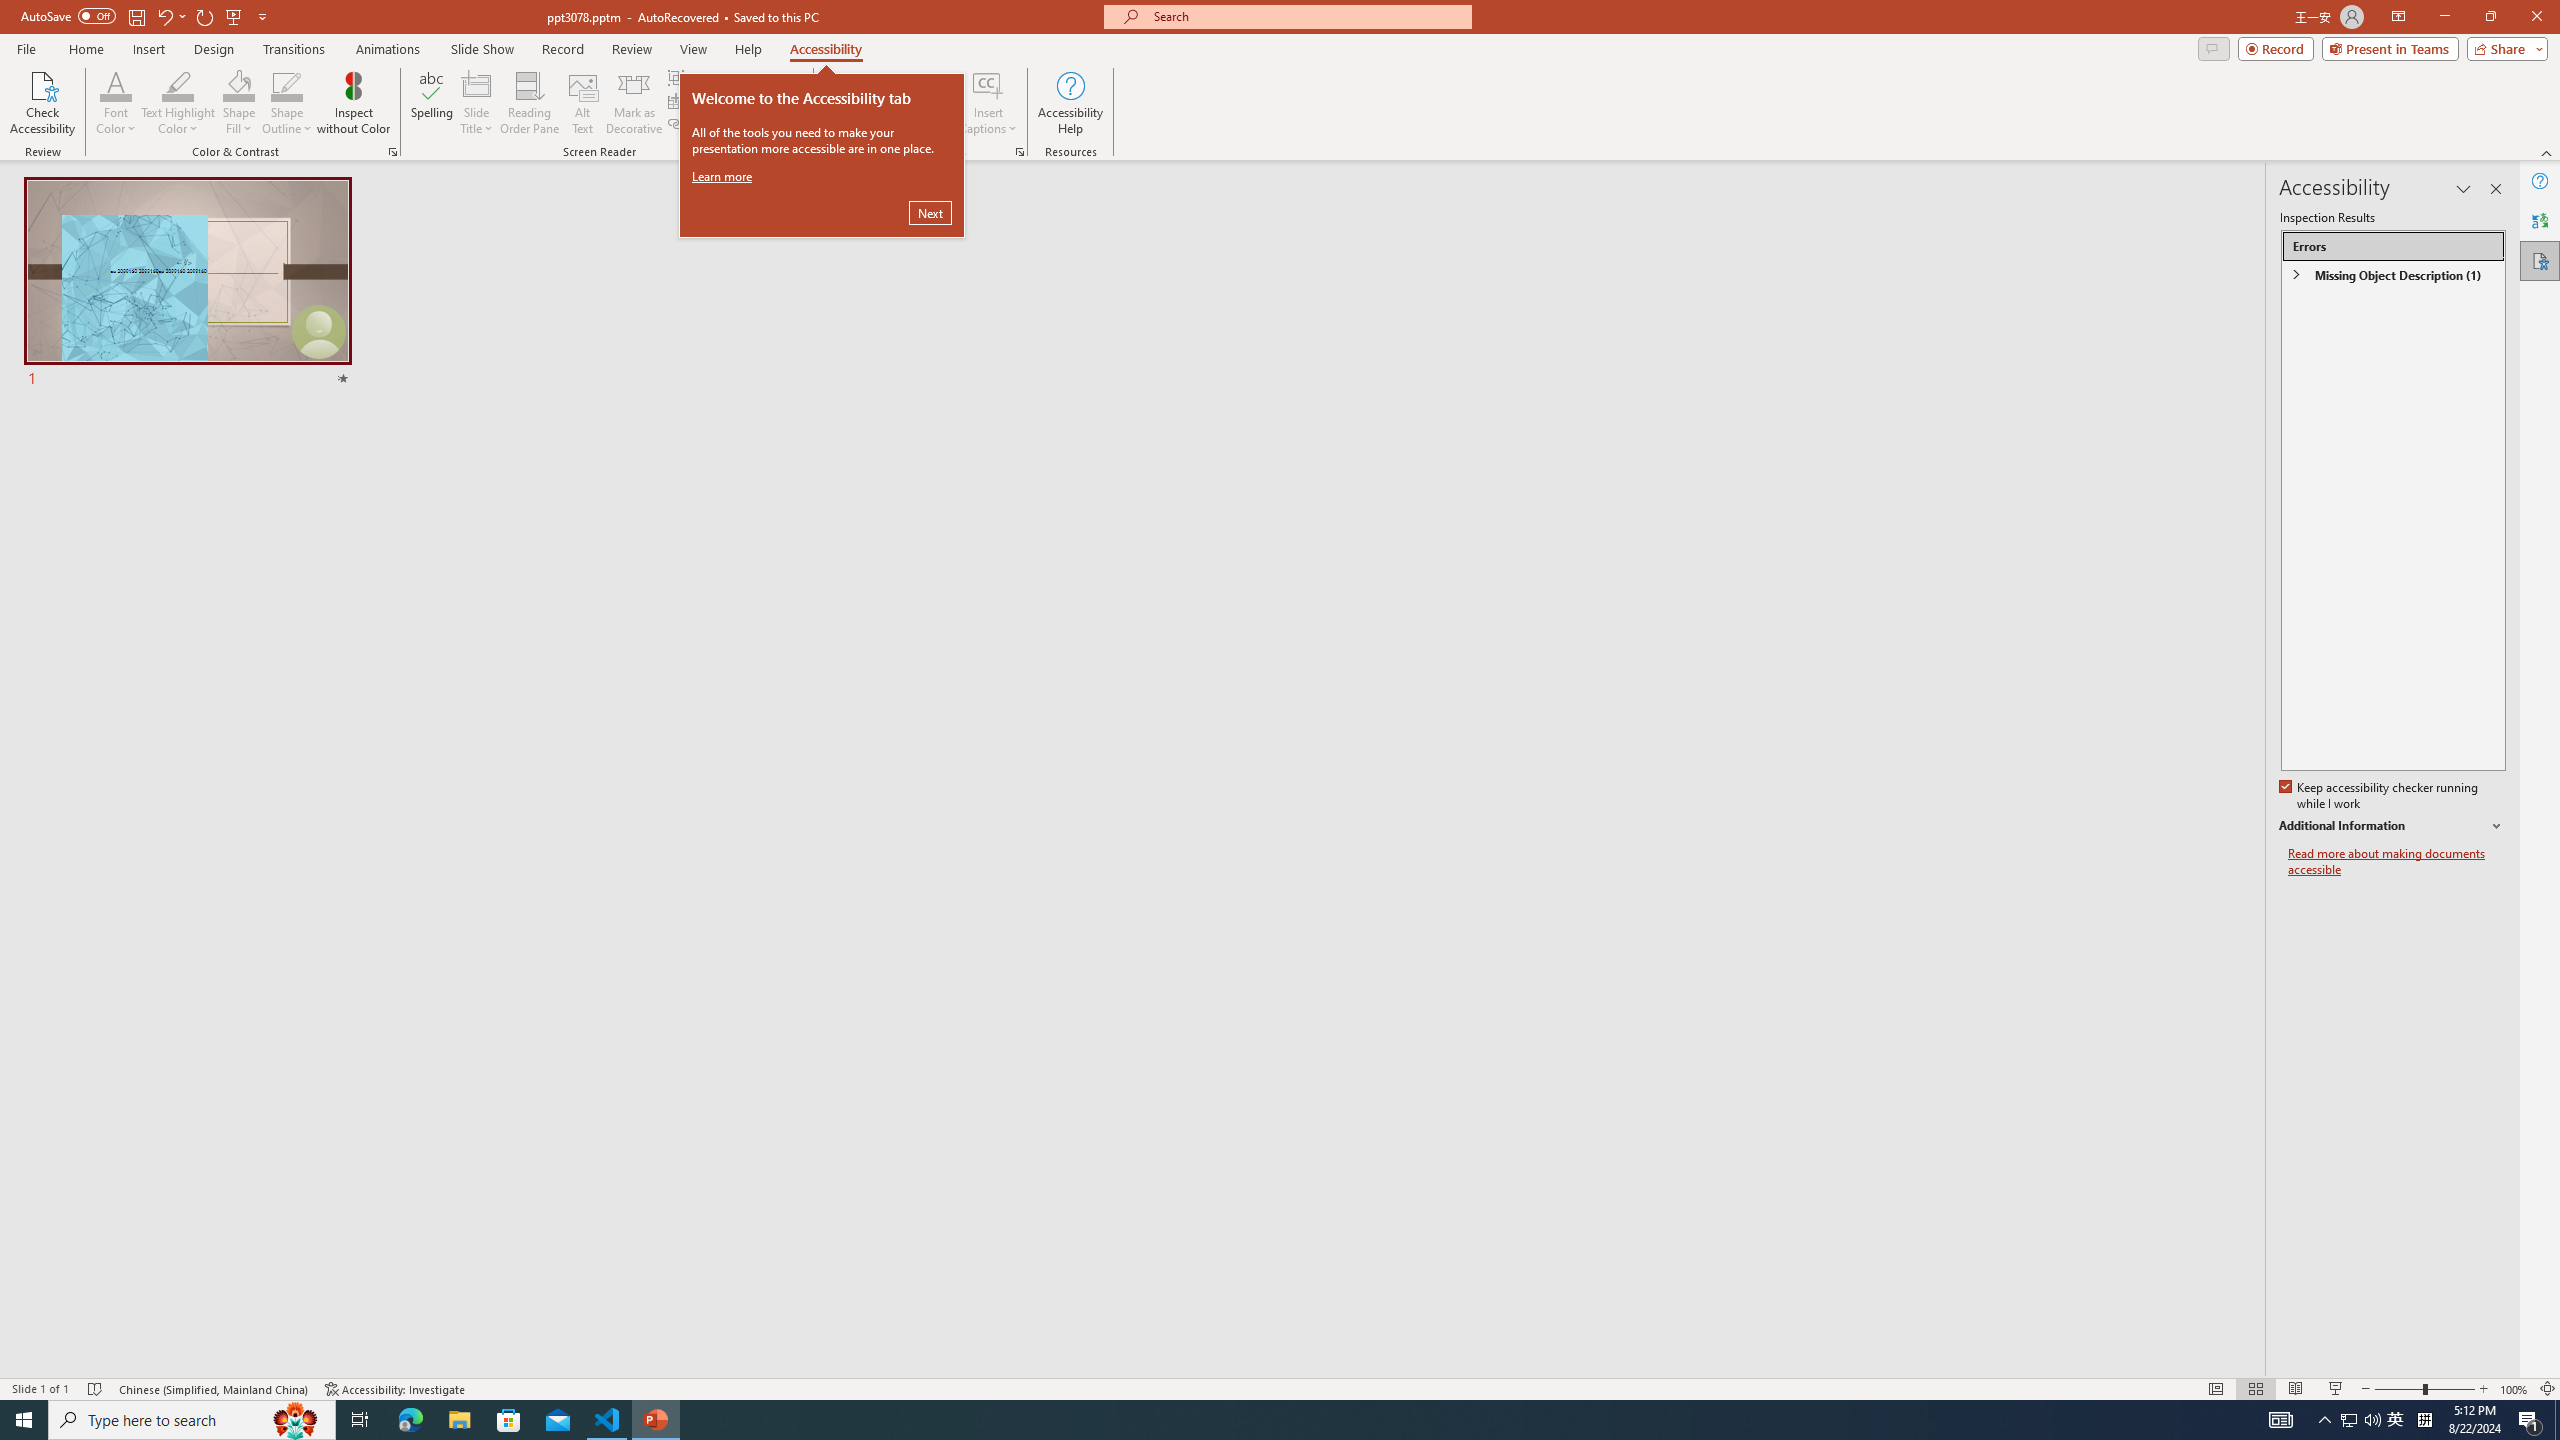  Describe the element at coordinates (41, 103) in the screenshot. I see `'Check Accessibility'` at that location.